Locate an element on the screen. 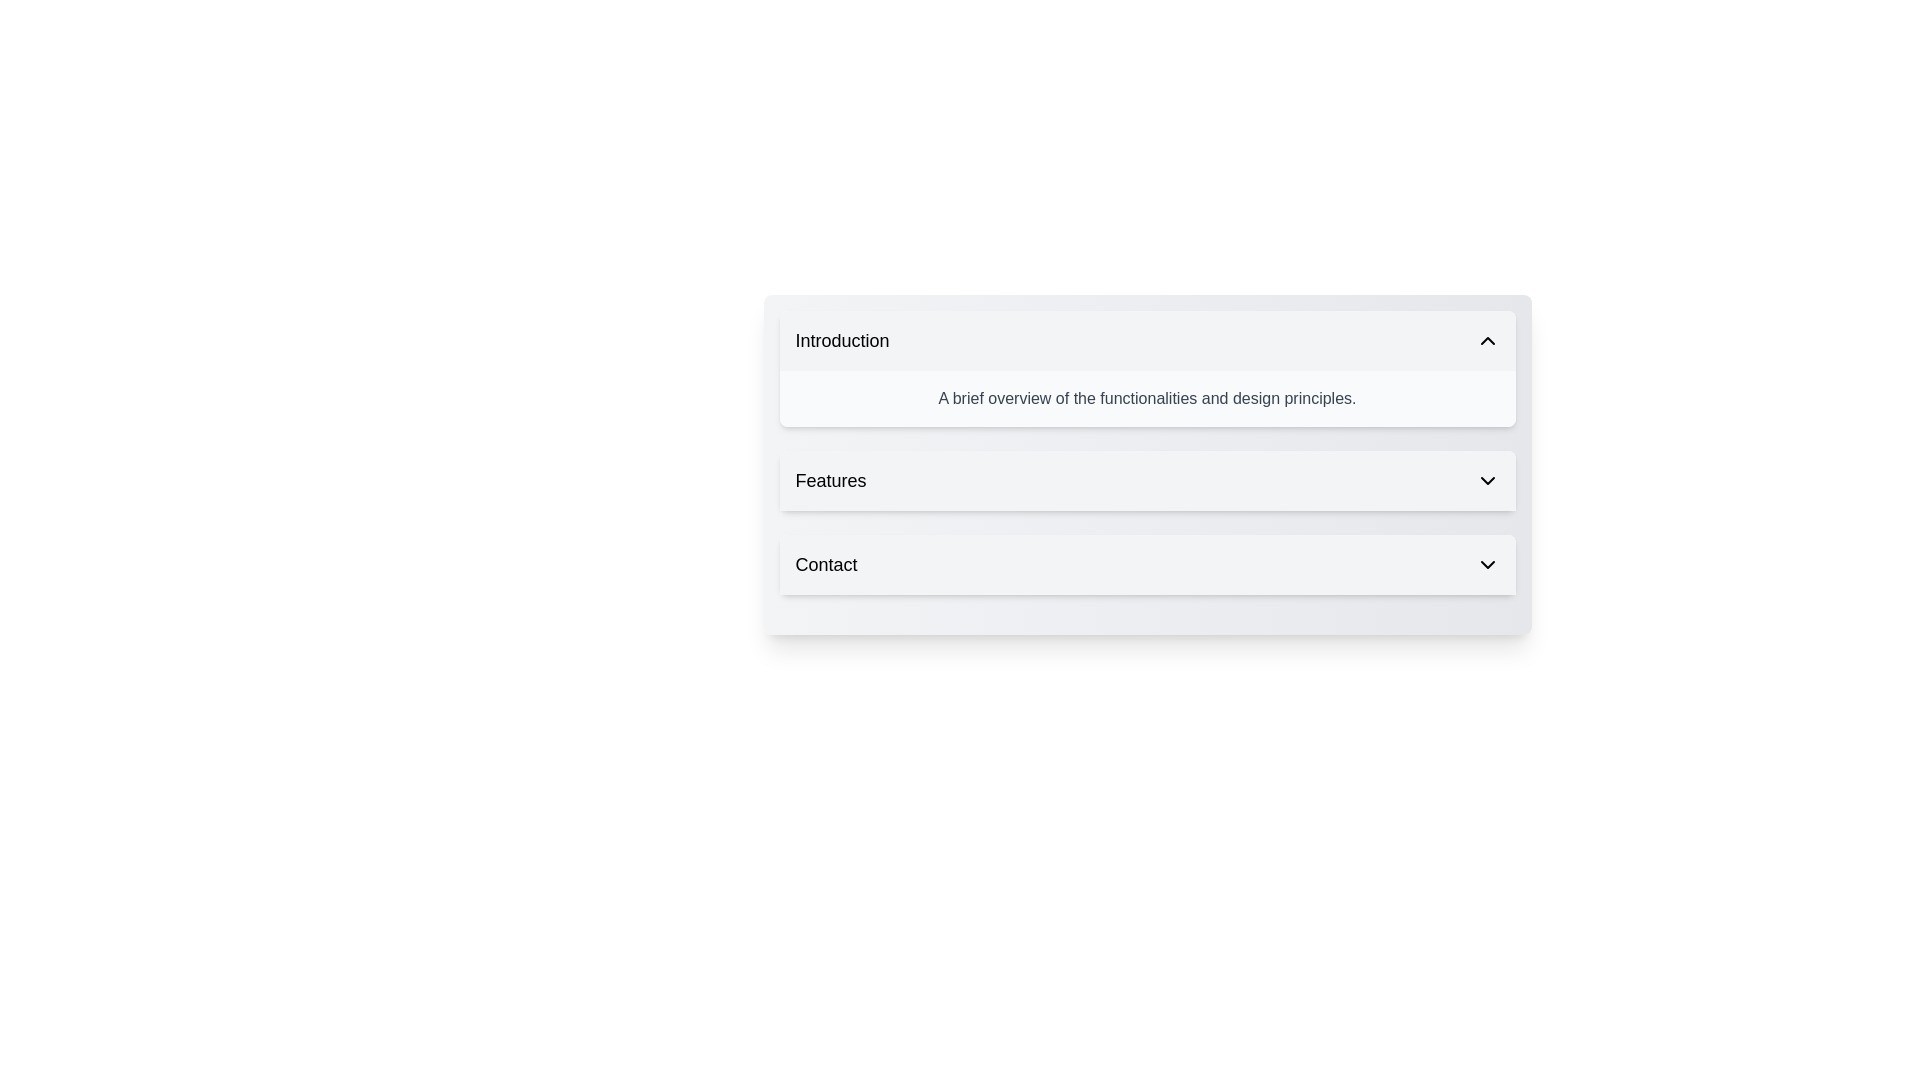 This screenshot has width=1920, height=1080. the chevron icon located at the far-right side of the 'Introduction' header section is located at coordinates (1487, 339).